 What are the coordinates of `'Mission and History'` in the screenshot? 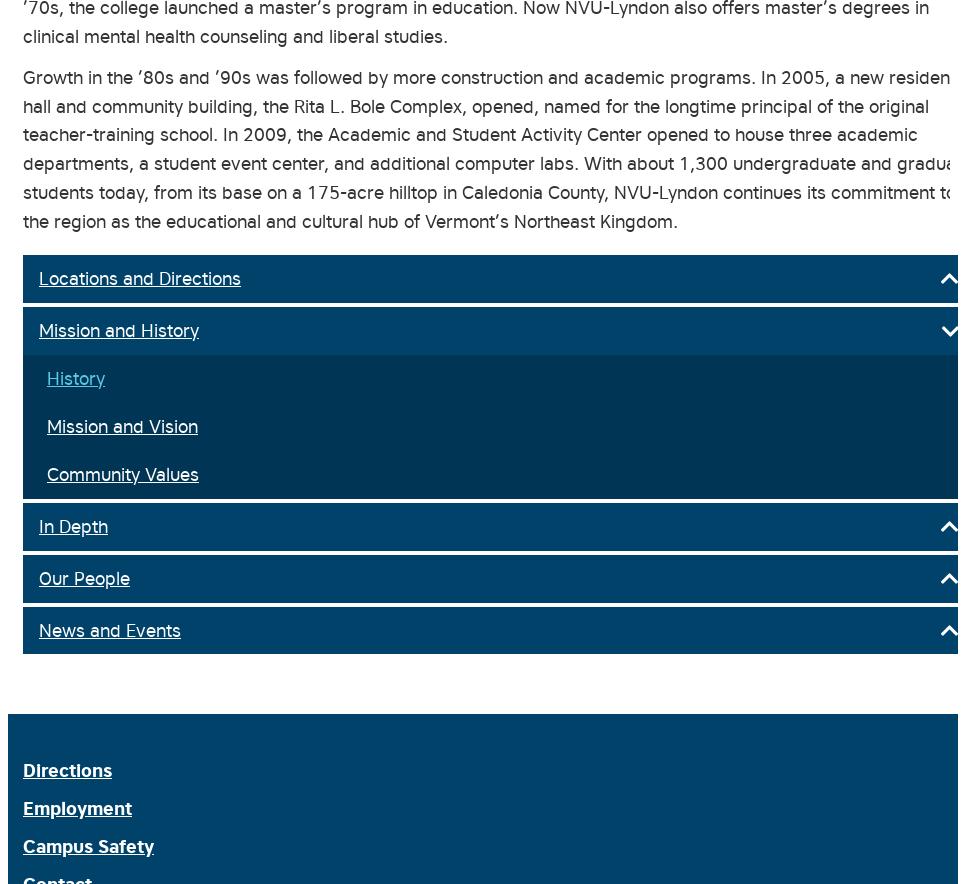 It's located at (118, 329).